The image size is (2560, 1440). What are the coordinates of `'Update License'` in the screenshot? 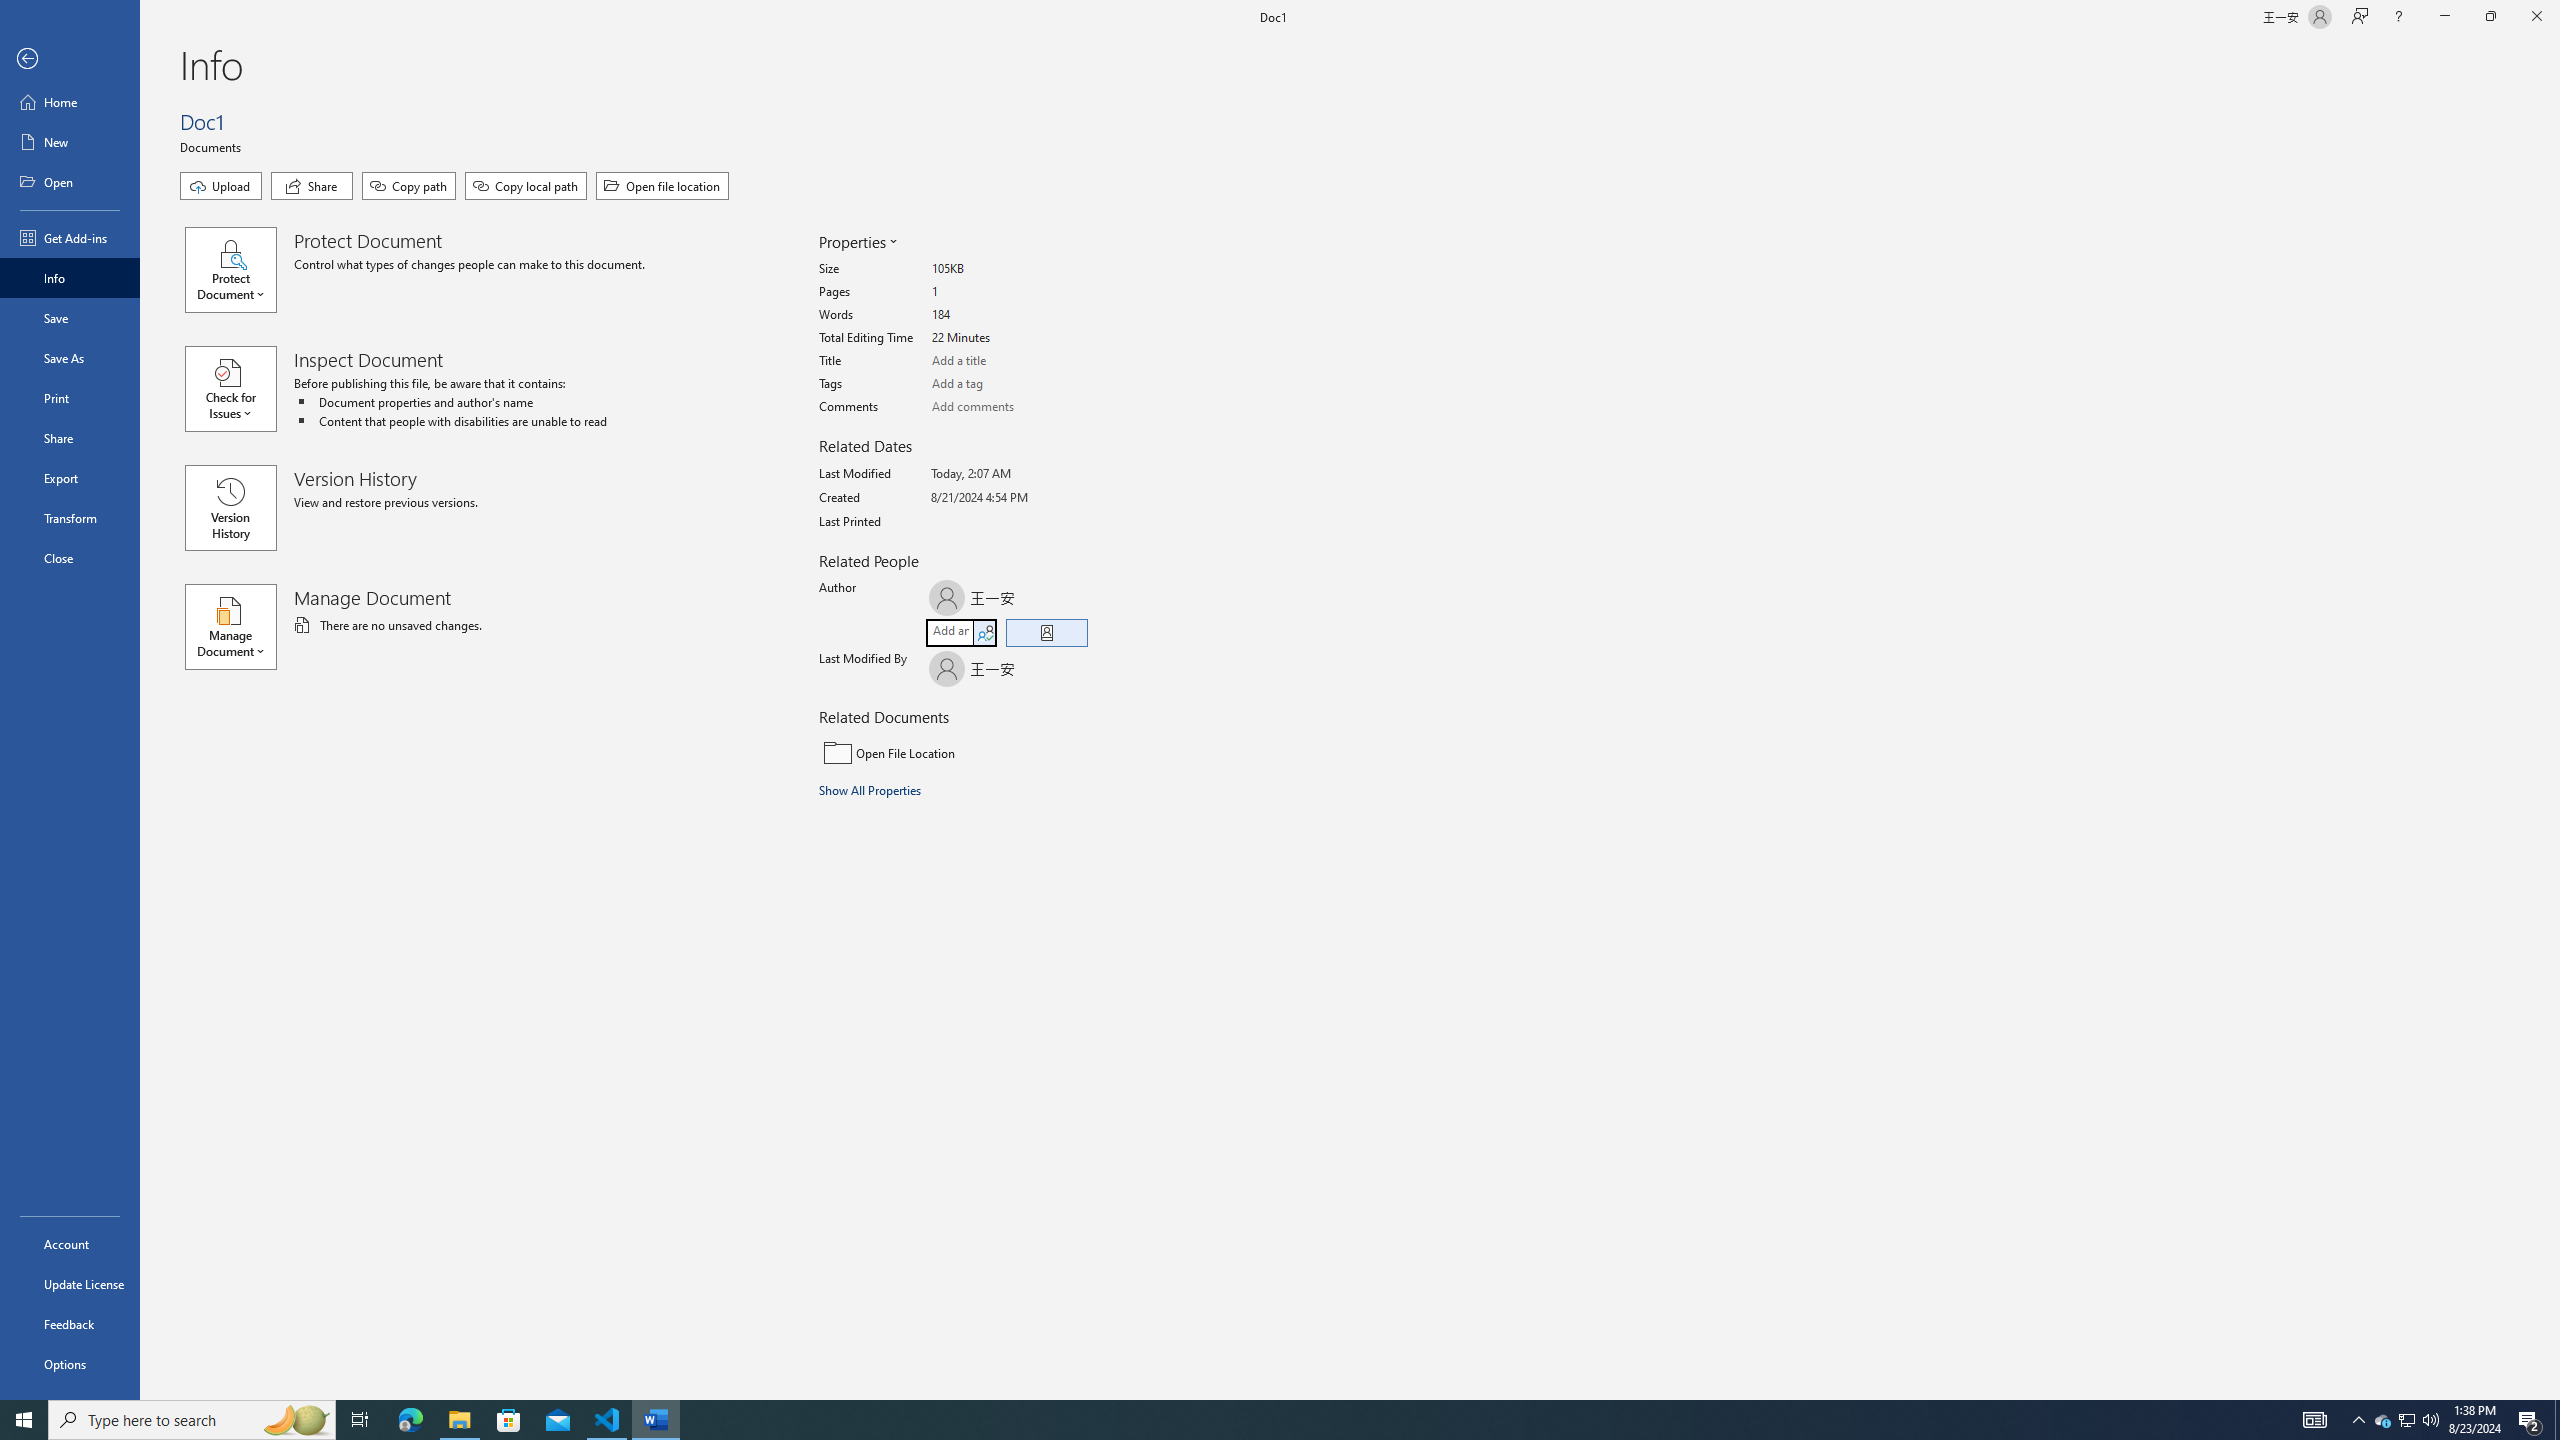 It's located at (69, 1283).